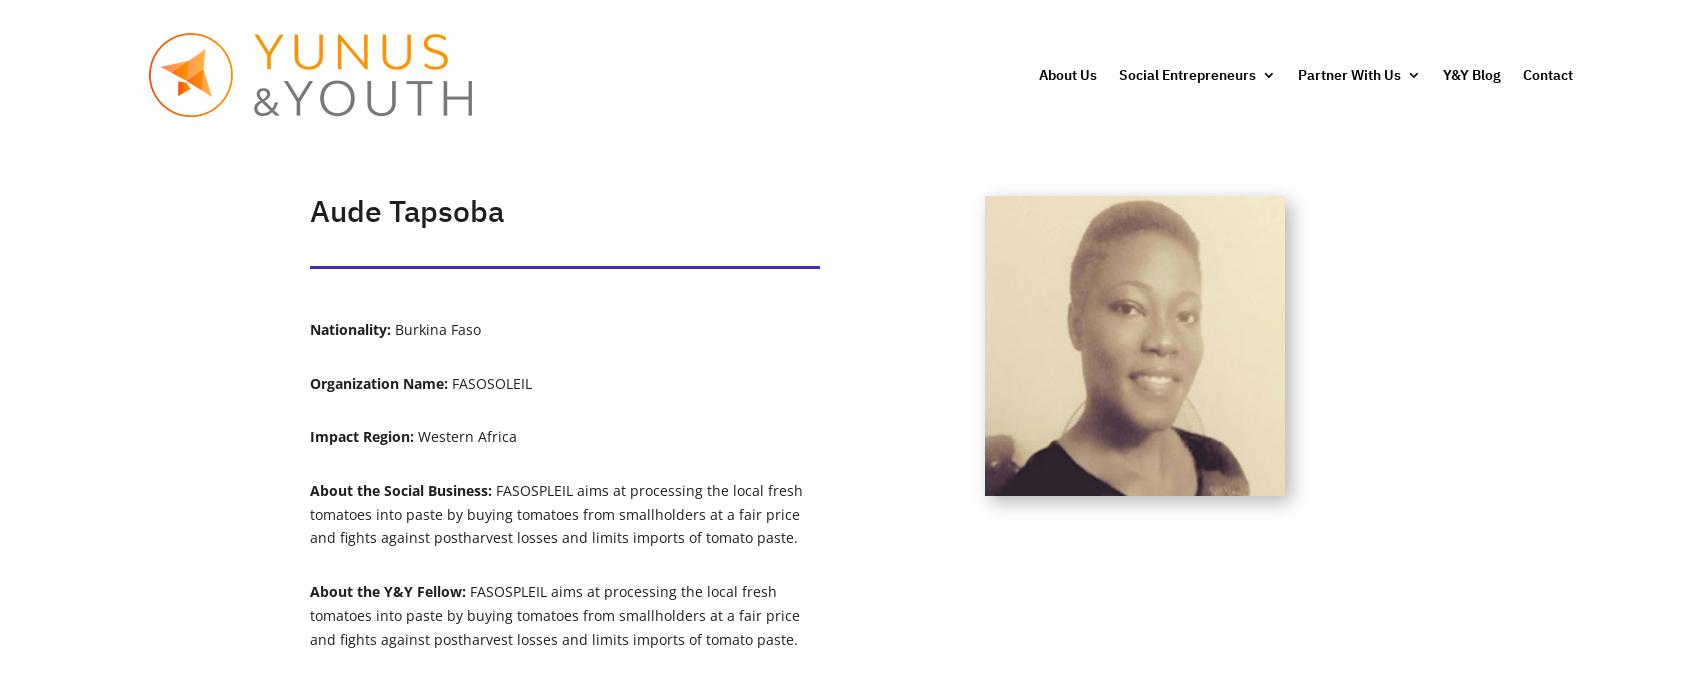 The height and width of the screenshot is (692, 1700). Describe the element at coordinates (351, 328) in the screenshot. I see `'Nationality:'` at that location.